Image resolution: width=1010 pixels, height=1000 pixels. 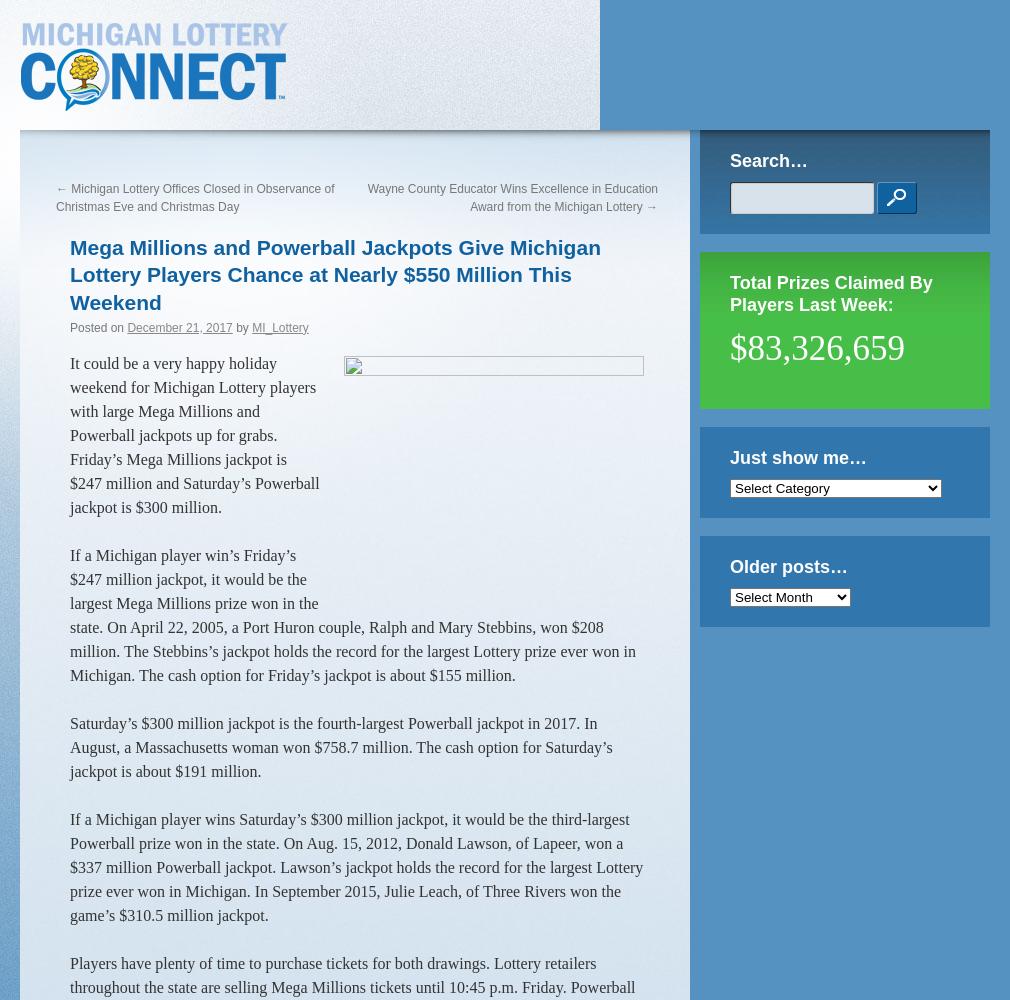 What do you see at coordinates (95, 326) in the screenshot?
I see `'Posted on'` at bounding box center [95, 326].